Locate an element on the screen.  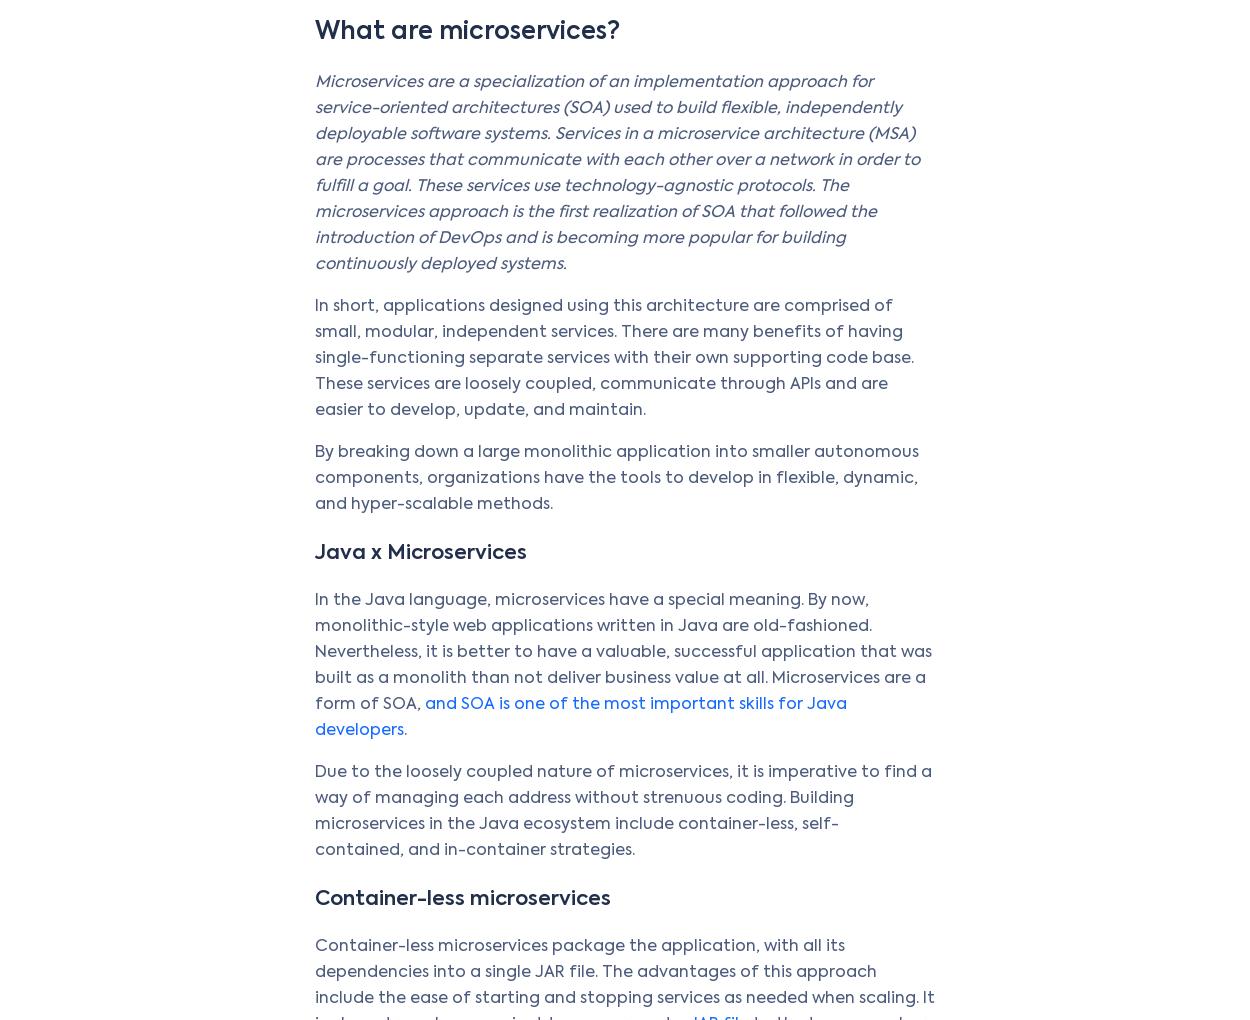
'Ecosystem' is located at coordinates (866, 469).